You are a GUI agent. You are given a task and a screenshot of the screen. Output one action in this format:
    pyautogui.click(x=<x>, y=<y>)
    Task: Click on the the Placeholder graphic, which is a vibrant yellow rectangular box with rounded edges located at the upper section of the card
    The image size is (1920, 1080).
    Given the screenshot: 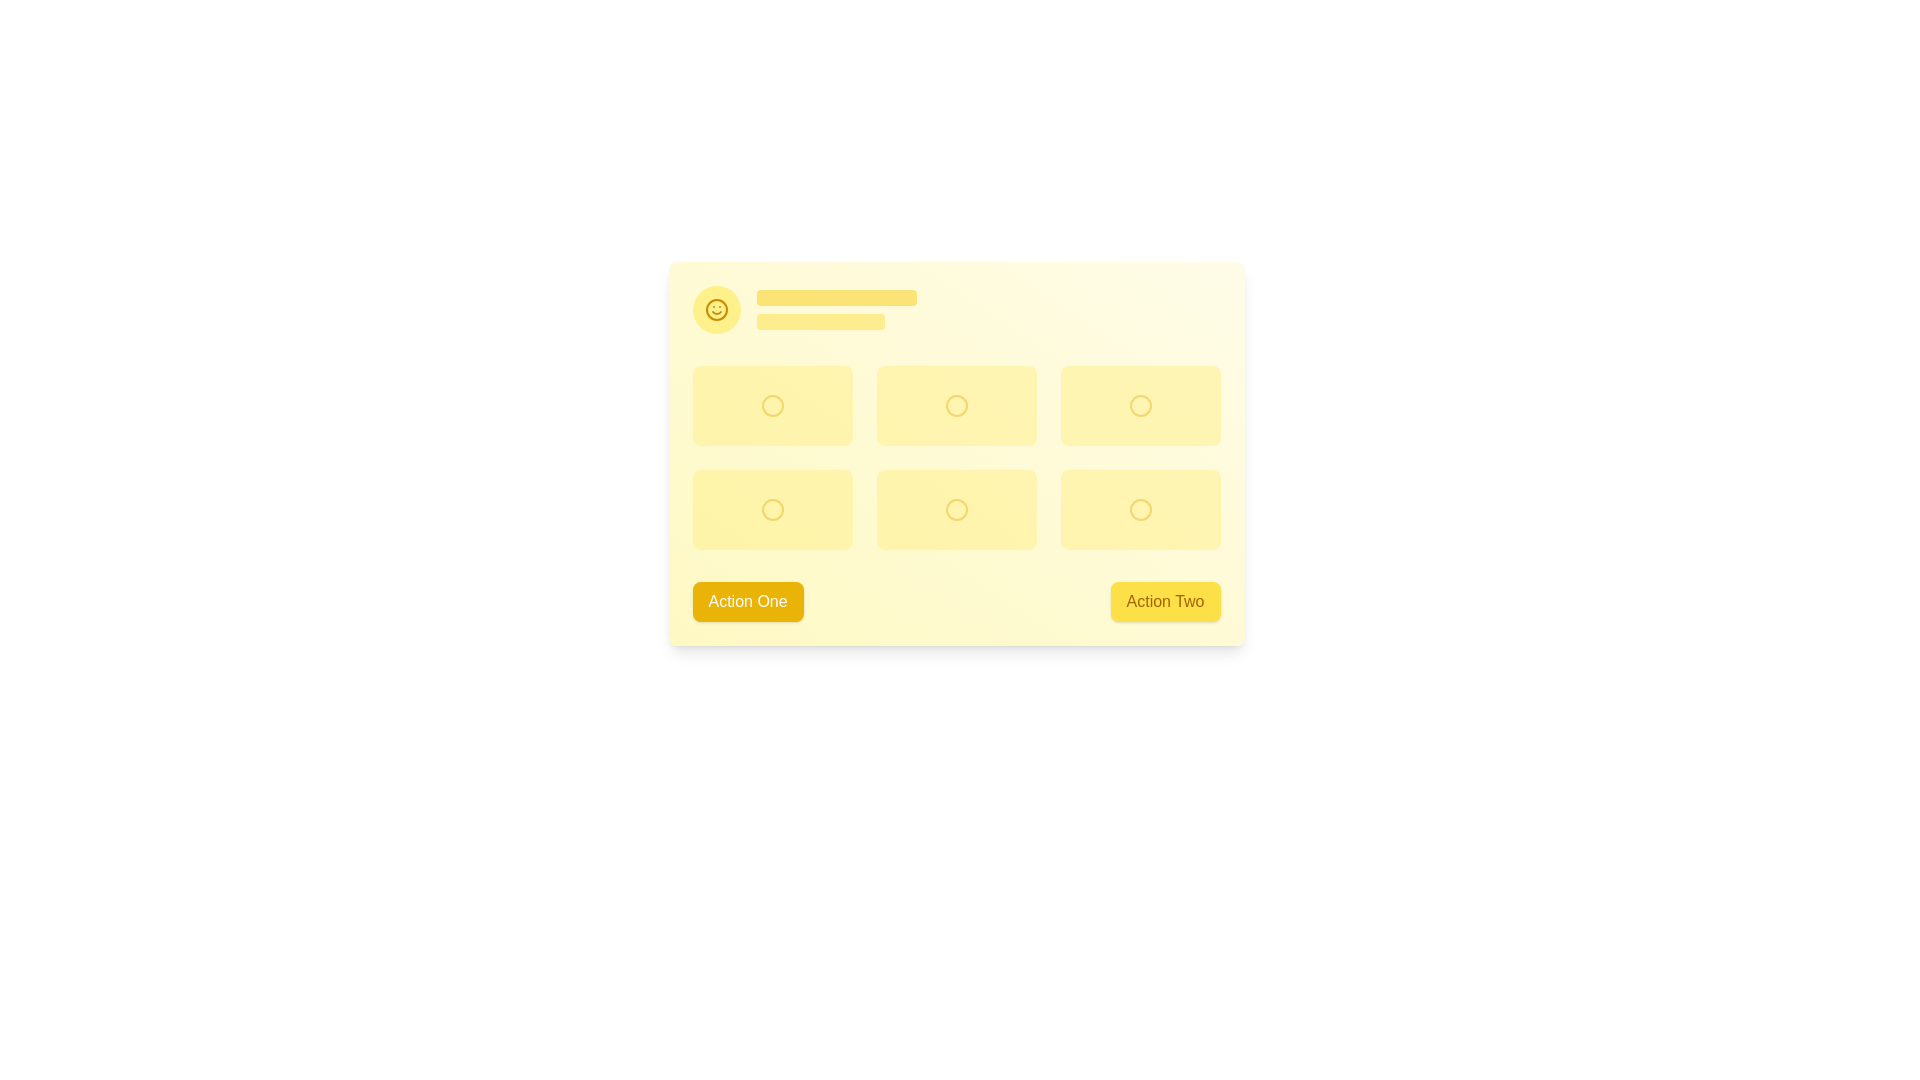 What is the action you would take?
    pyautogui.click(x=836, y=297)
    